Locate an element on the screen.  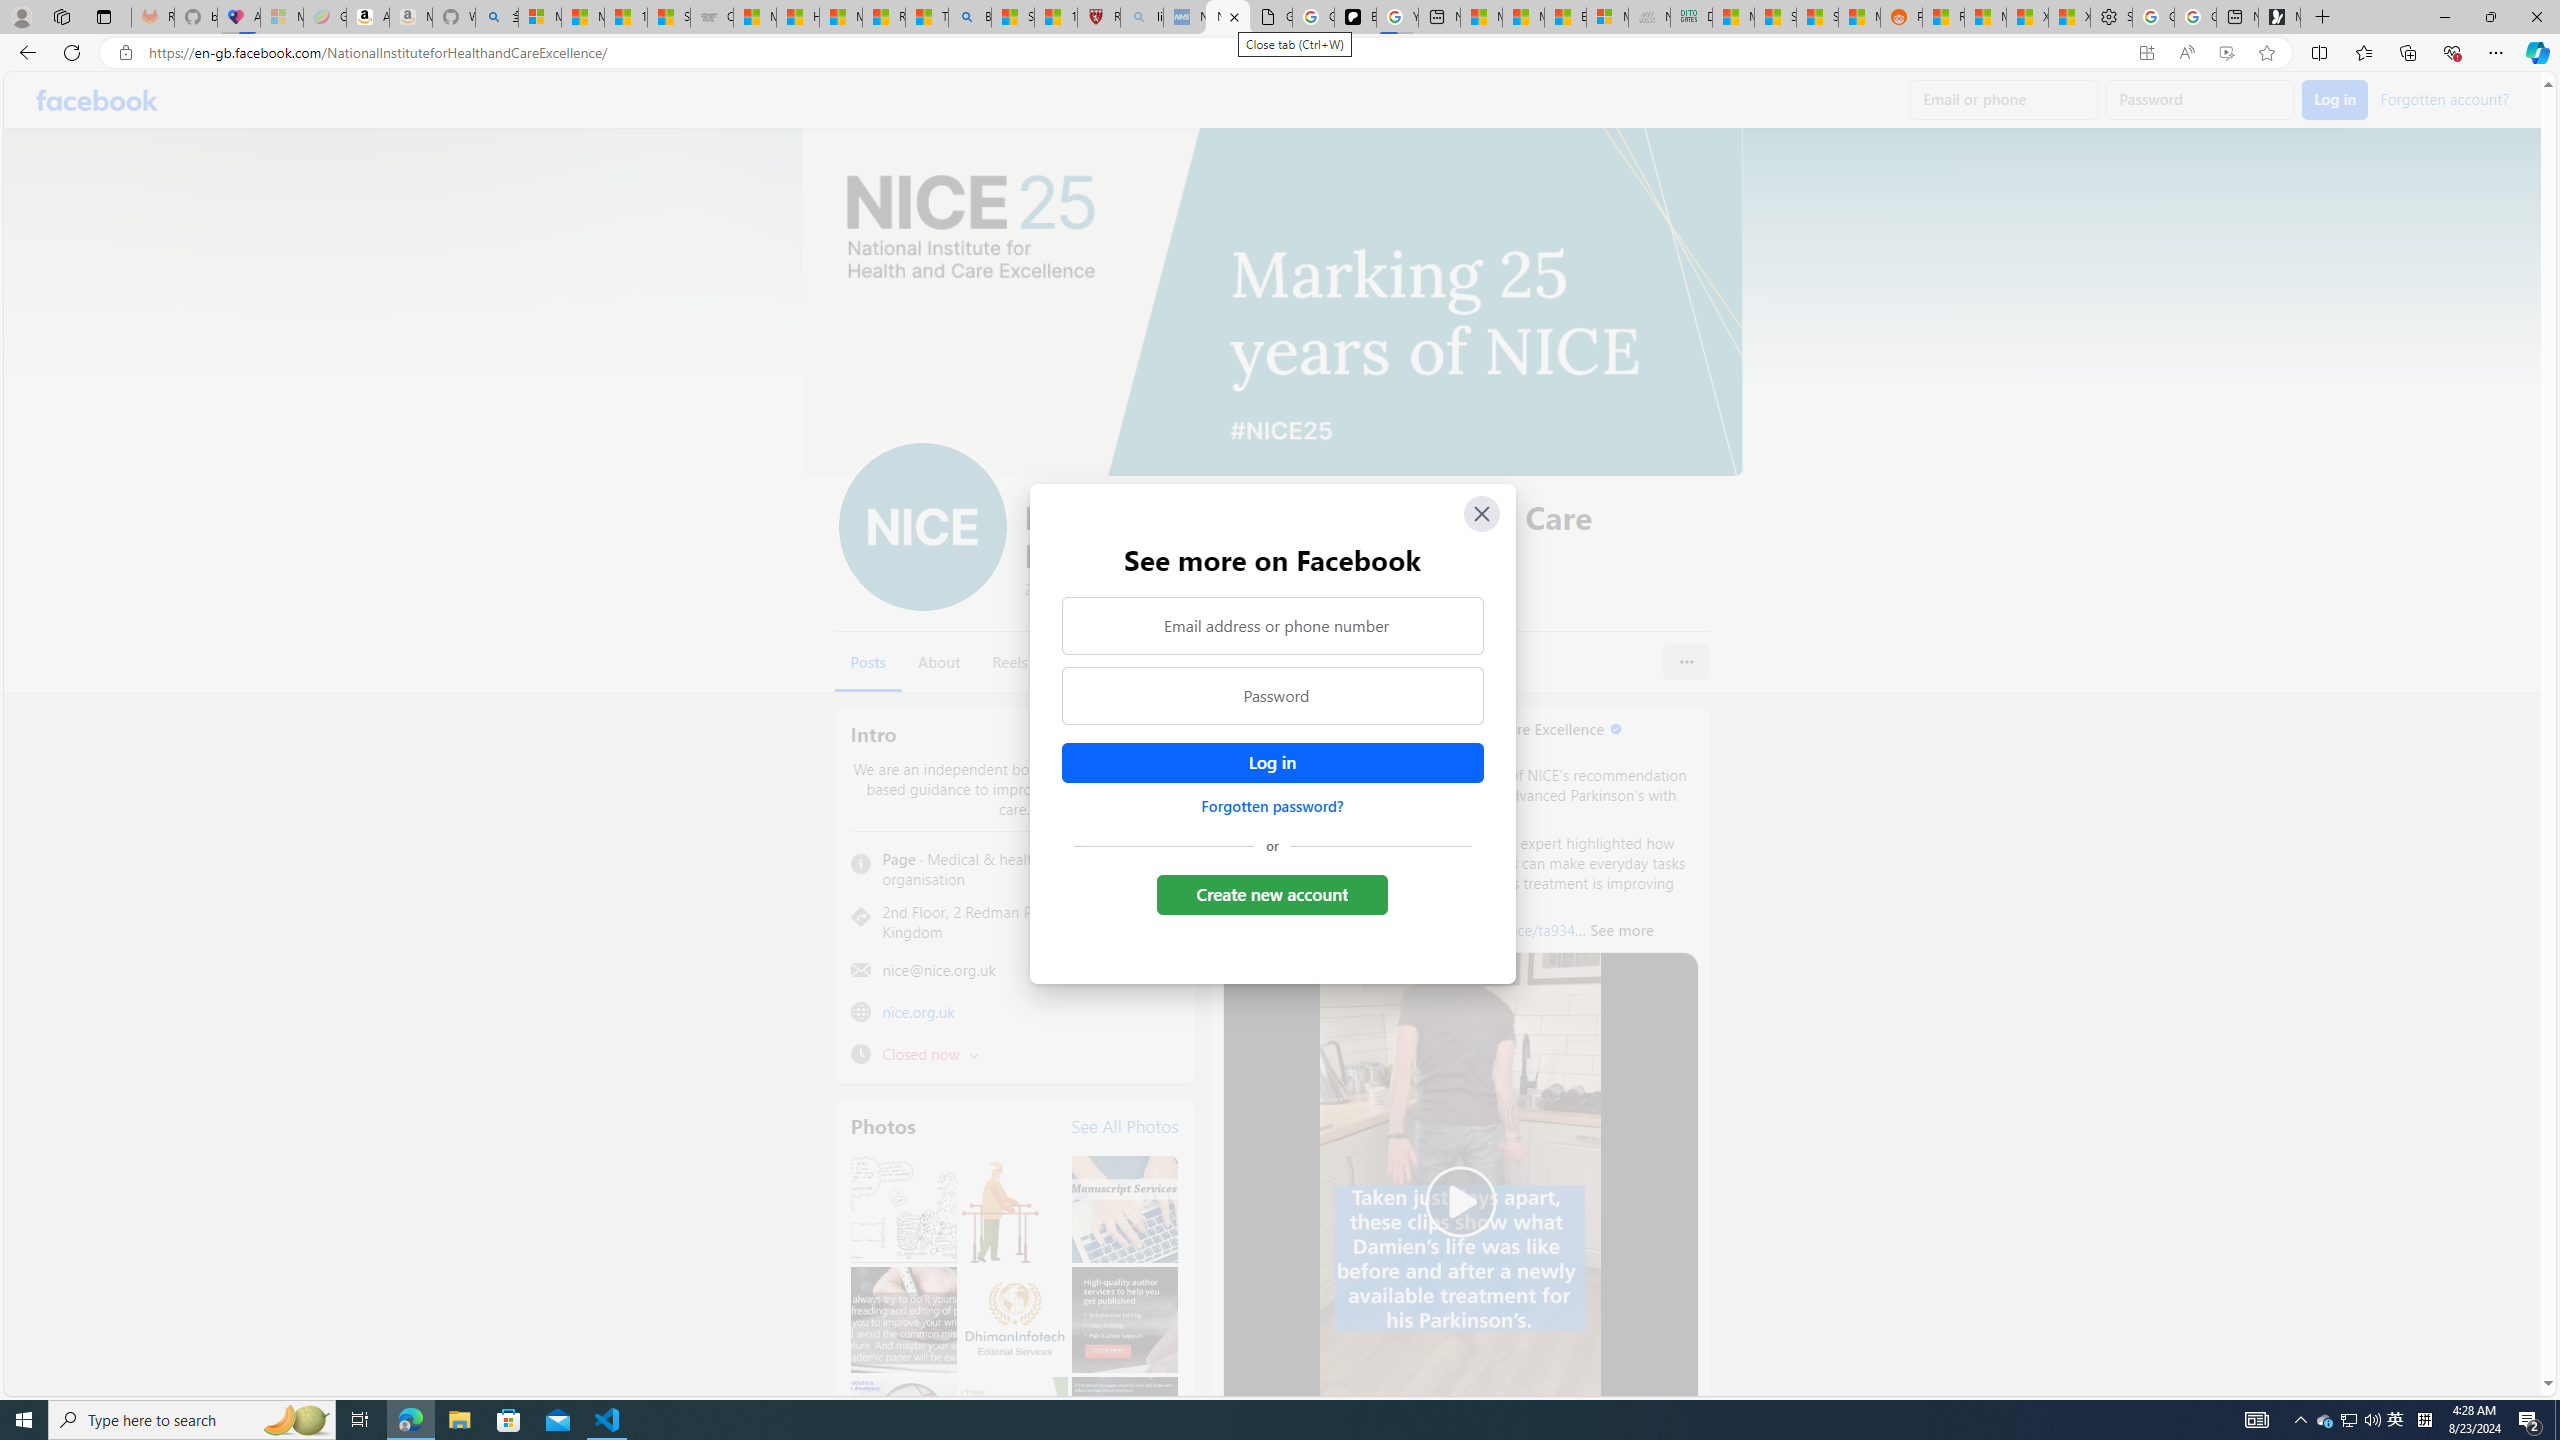
'Entertainment - MSN' is located at coordinates (1565, 16).